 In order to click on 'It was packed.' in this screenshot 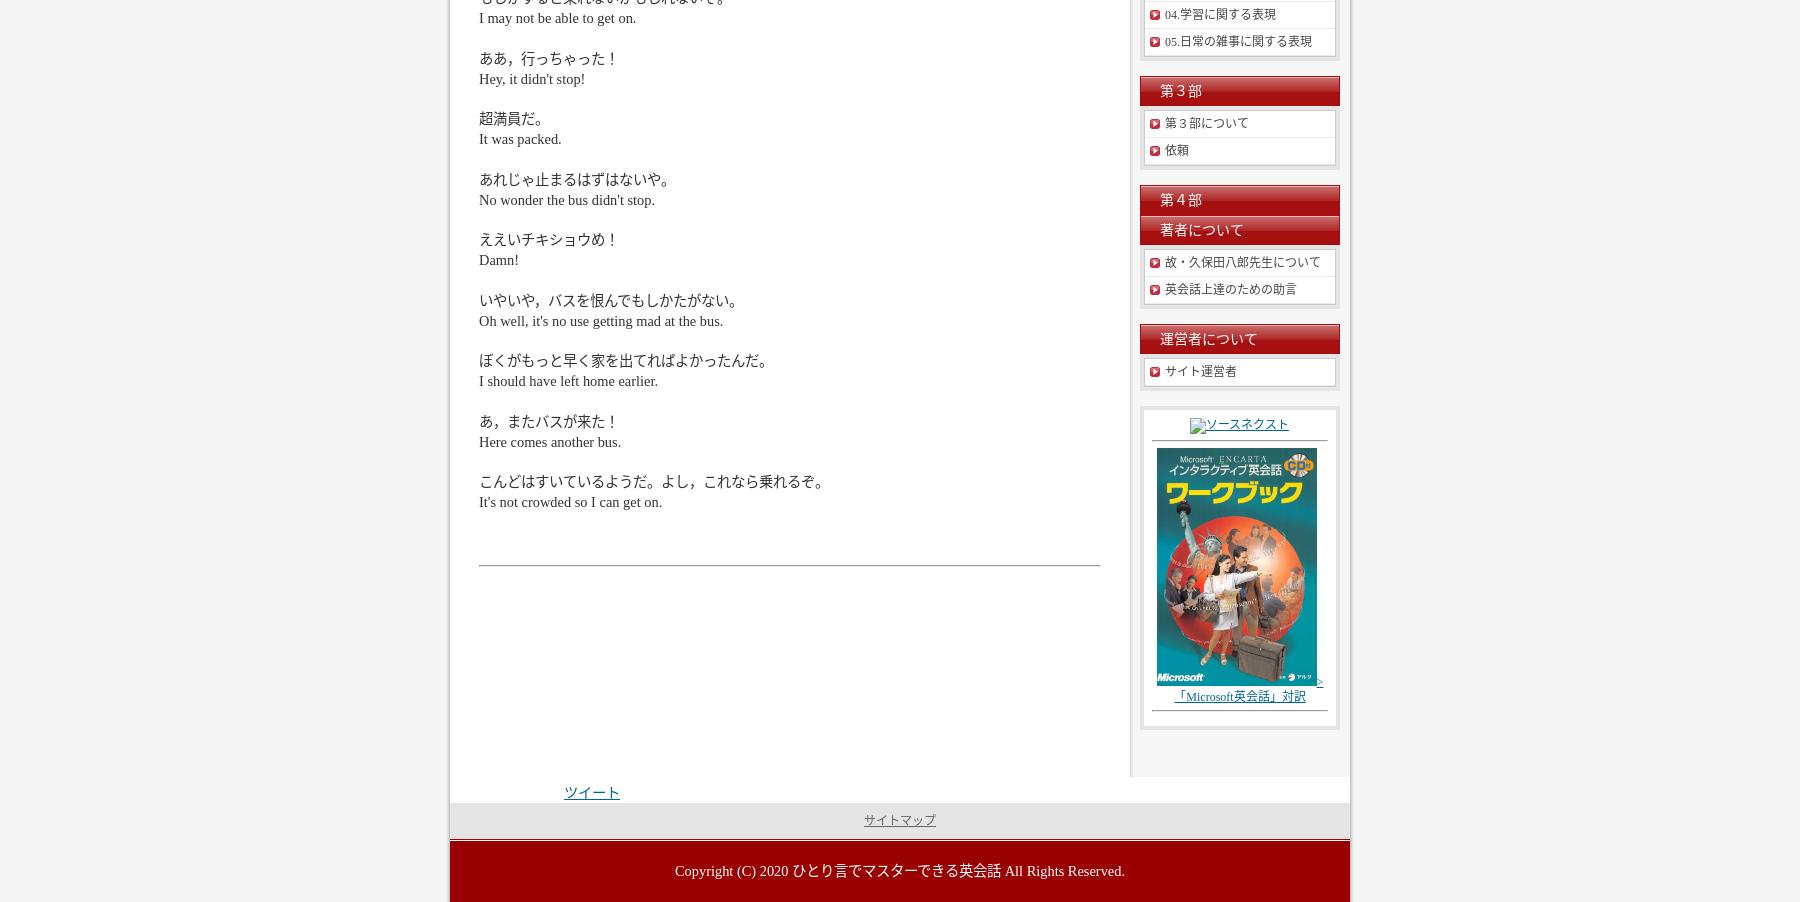, I will do `click(477, 138)`.